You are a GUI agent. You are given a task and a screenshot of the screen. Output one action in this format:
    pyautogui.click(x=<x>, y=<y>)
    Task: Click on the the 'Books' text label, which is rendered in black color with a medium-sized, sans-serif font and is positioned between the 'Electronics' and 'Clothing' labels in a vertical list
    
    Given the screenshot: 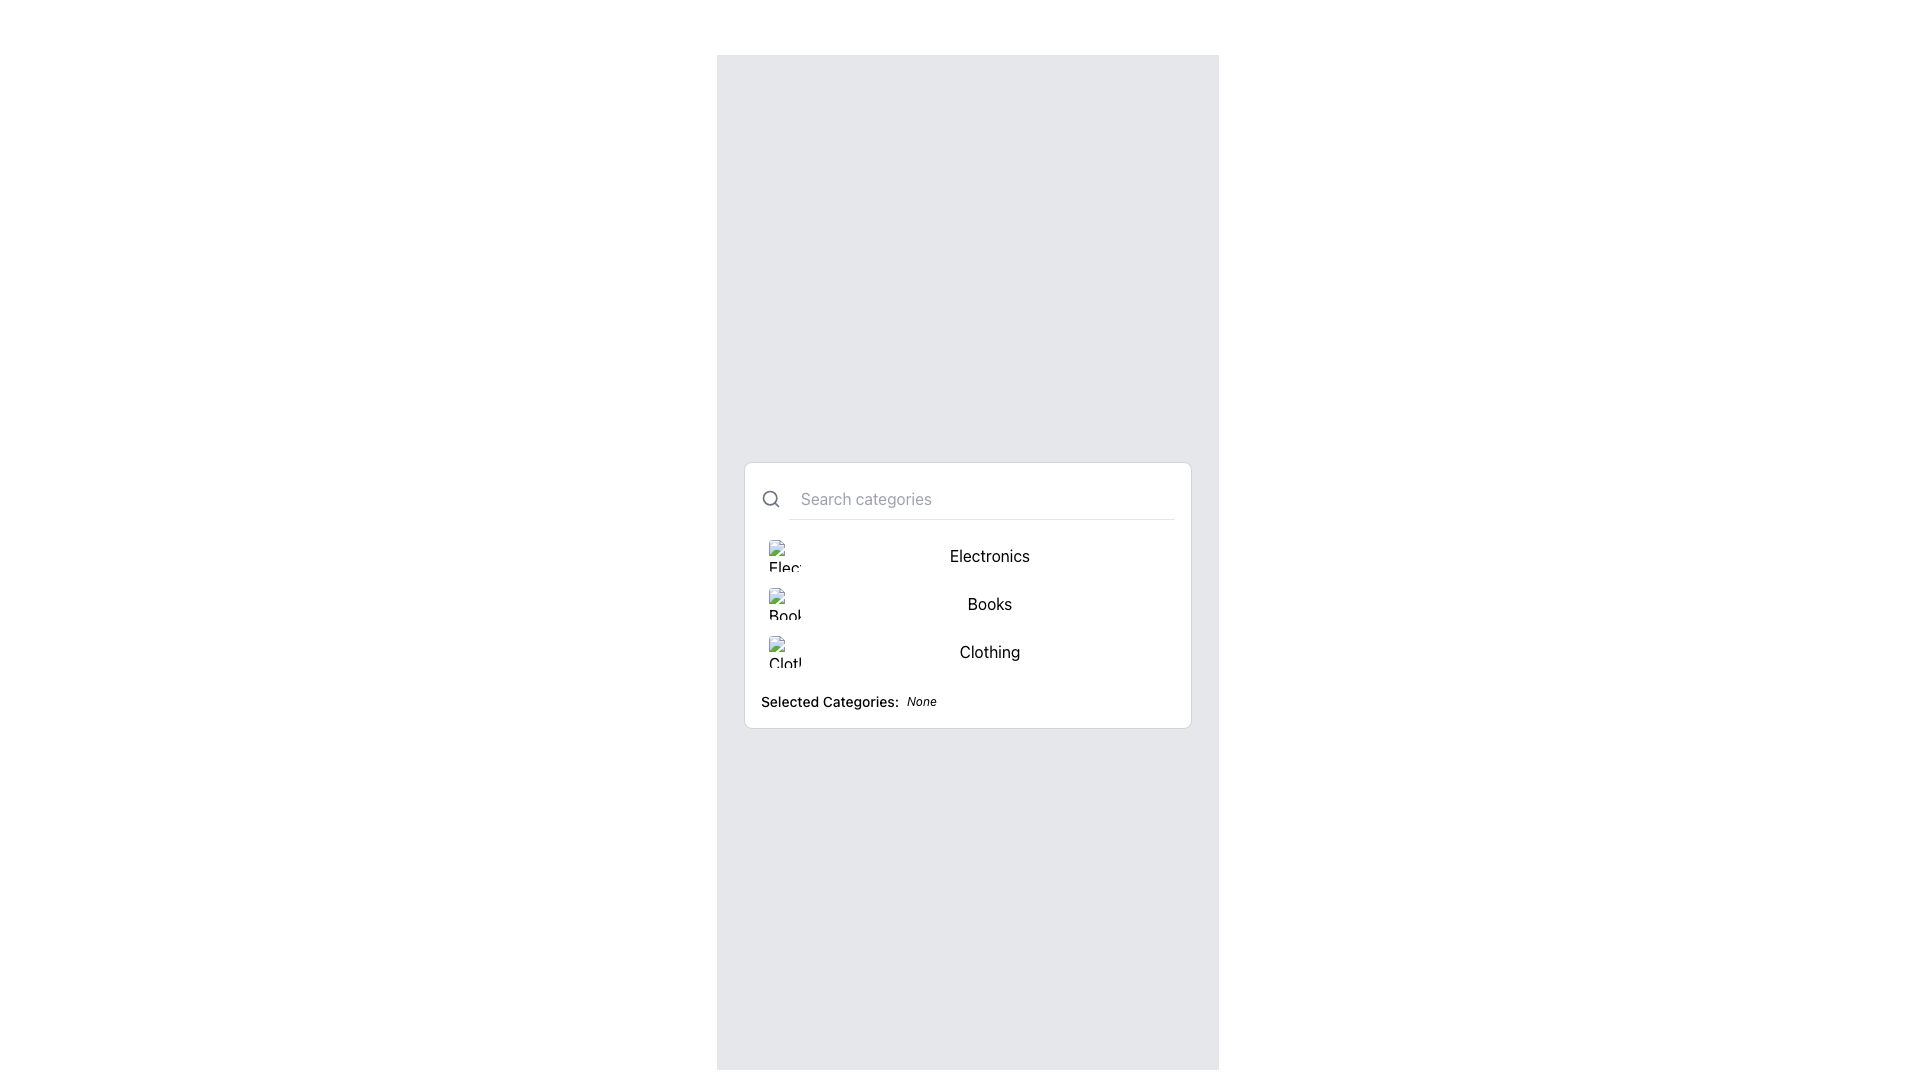 What is the action you would take?
    pyautogui.click(x=968, y=593)
    